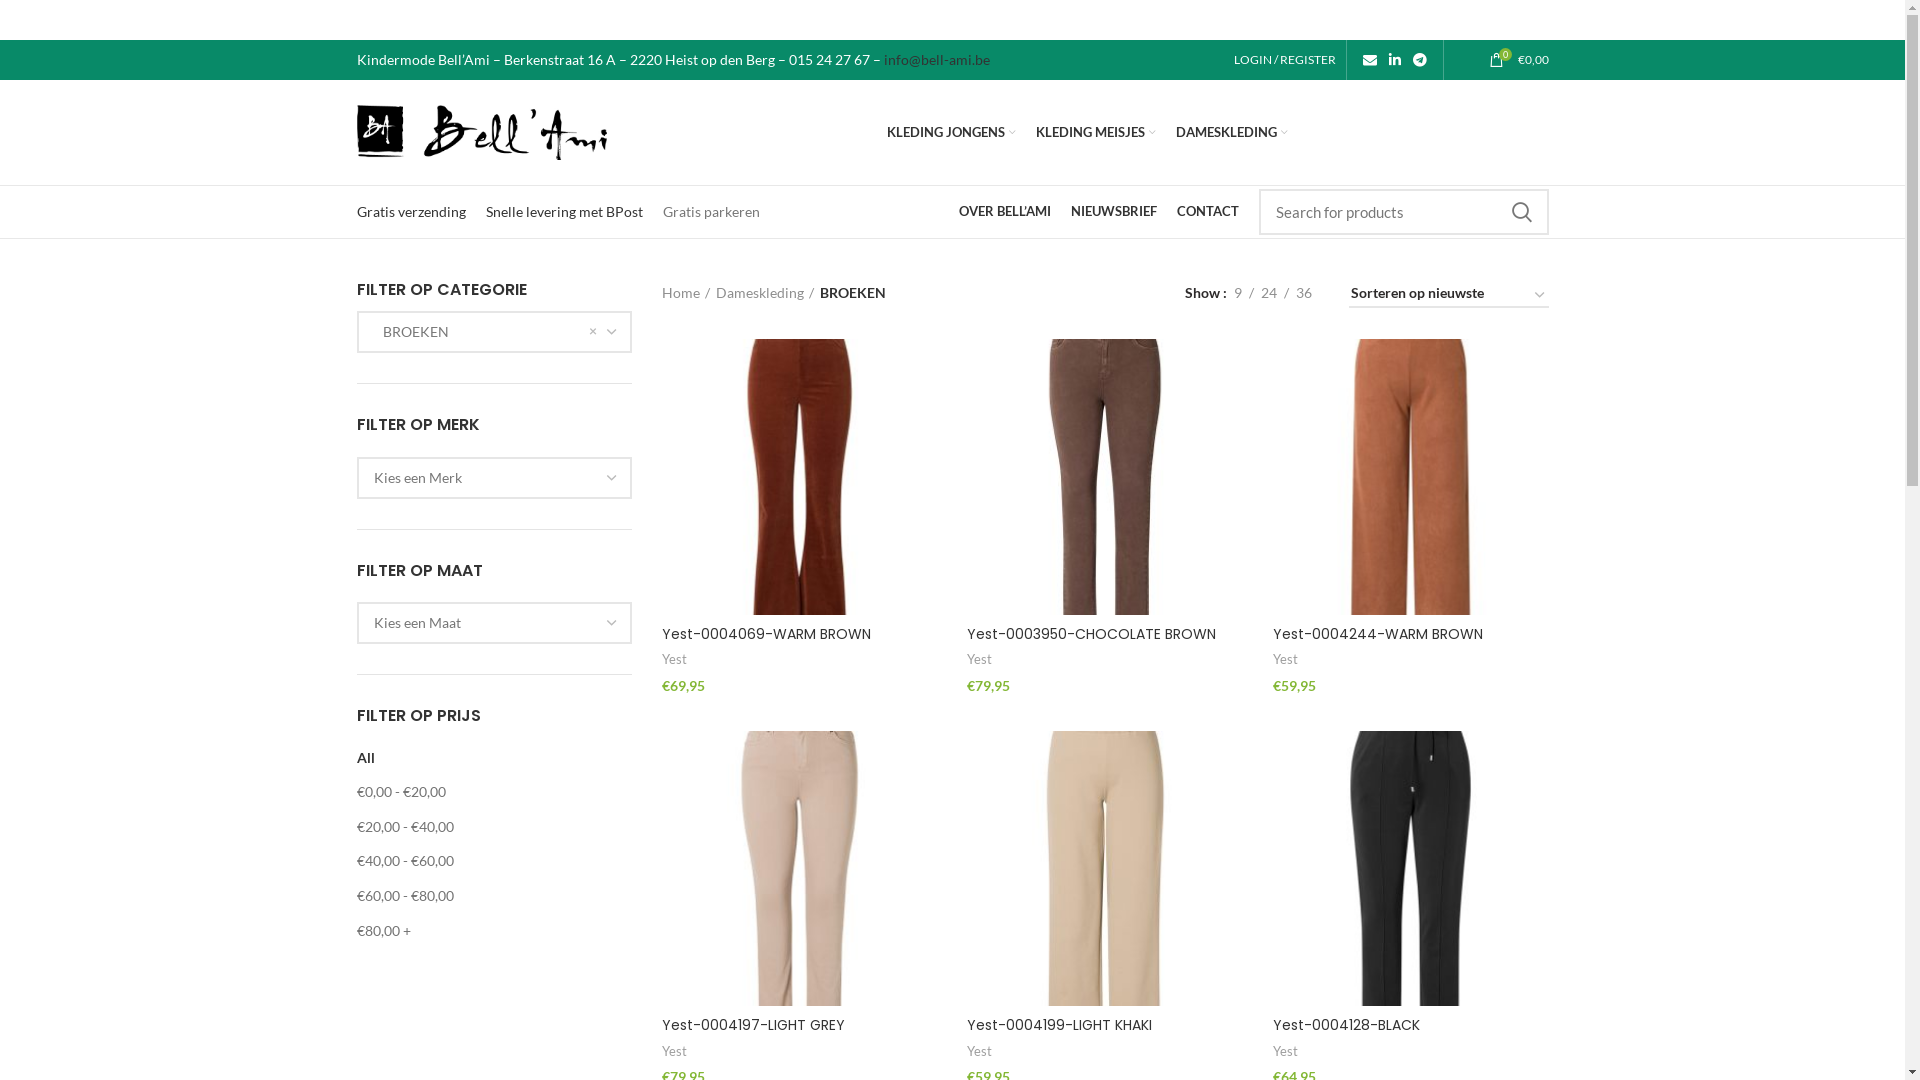 This screenshot has width=1920, height=1080. Describe the element at coordinates (1205, 212) in the screenshot. I see `'CONTACT'` at that location.